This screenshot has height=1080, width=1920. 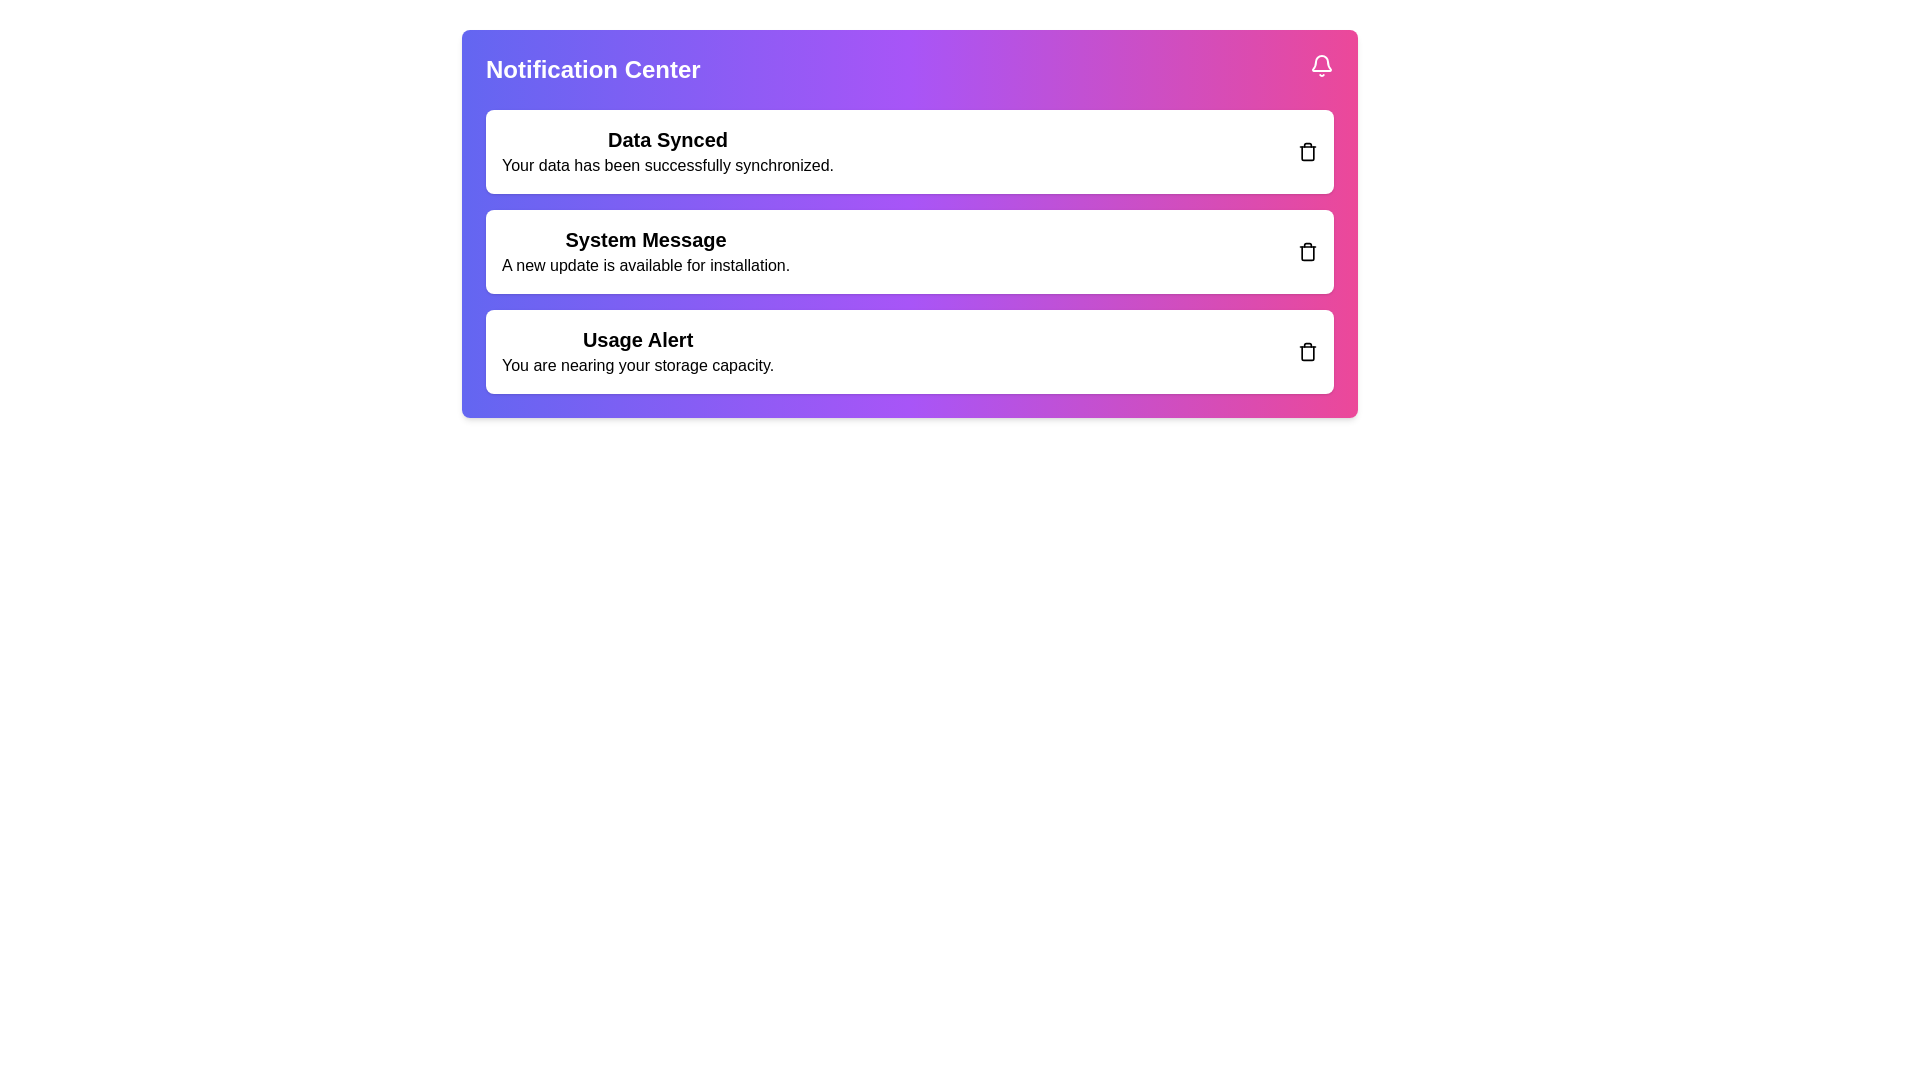 What do you see at coordinates (646, 238) in the screenshot?
I see `text content of the title or header in the second notification card located within the 'Notification Center', positioned above the phrase 'A new update is available for installation.'` at bounding box center [646, 238].